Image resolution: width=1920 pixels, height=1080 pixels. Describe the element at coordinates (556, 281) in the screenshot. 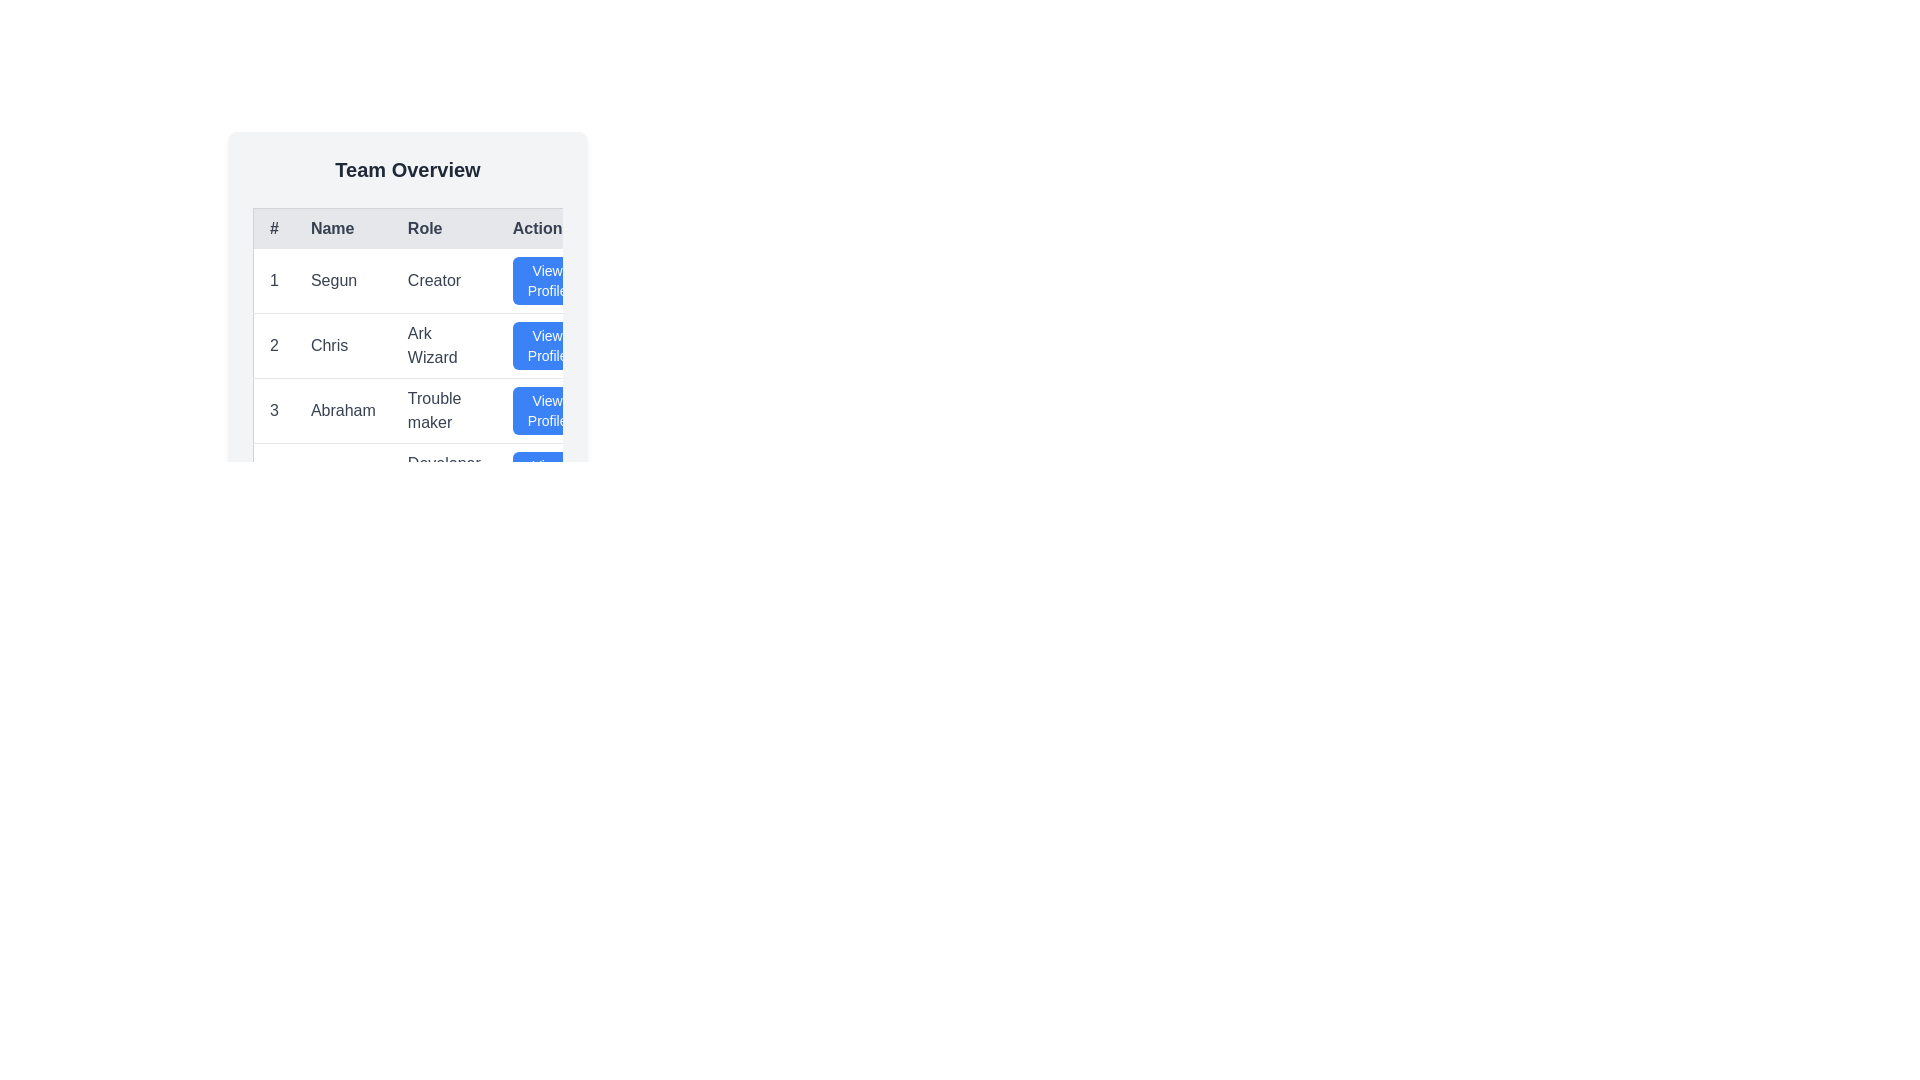

I see `the blue 'View Profile' button with white text and an arrow icon, located in the first row under the 'Action' column of the table, aligned with 'Segun' in the 'Name' column and 'Creator' in the 'Role' column, to observe a visual change` at that location.